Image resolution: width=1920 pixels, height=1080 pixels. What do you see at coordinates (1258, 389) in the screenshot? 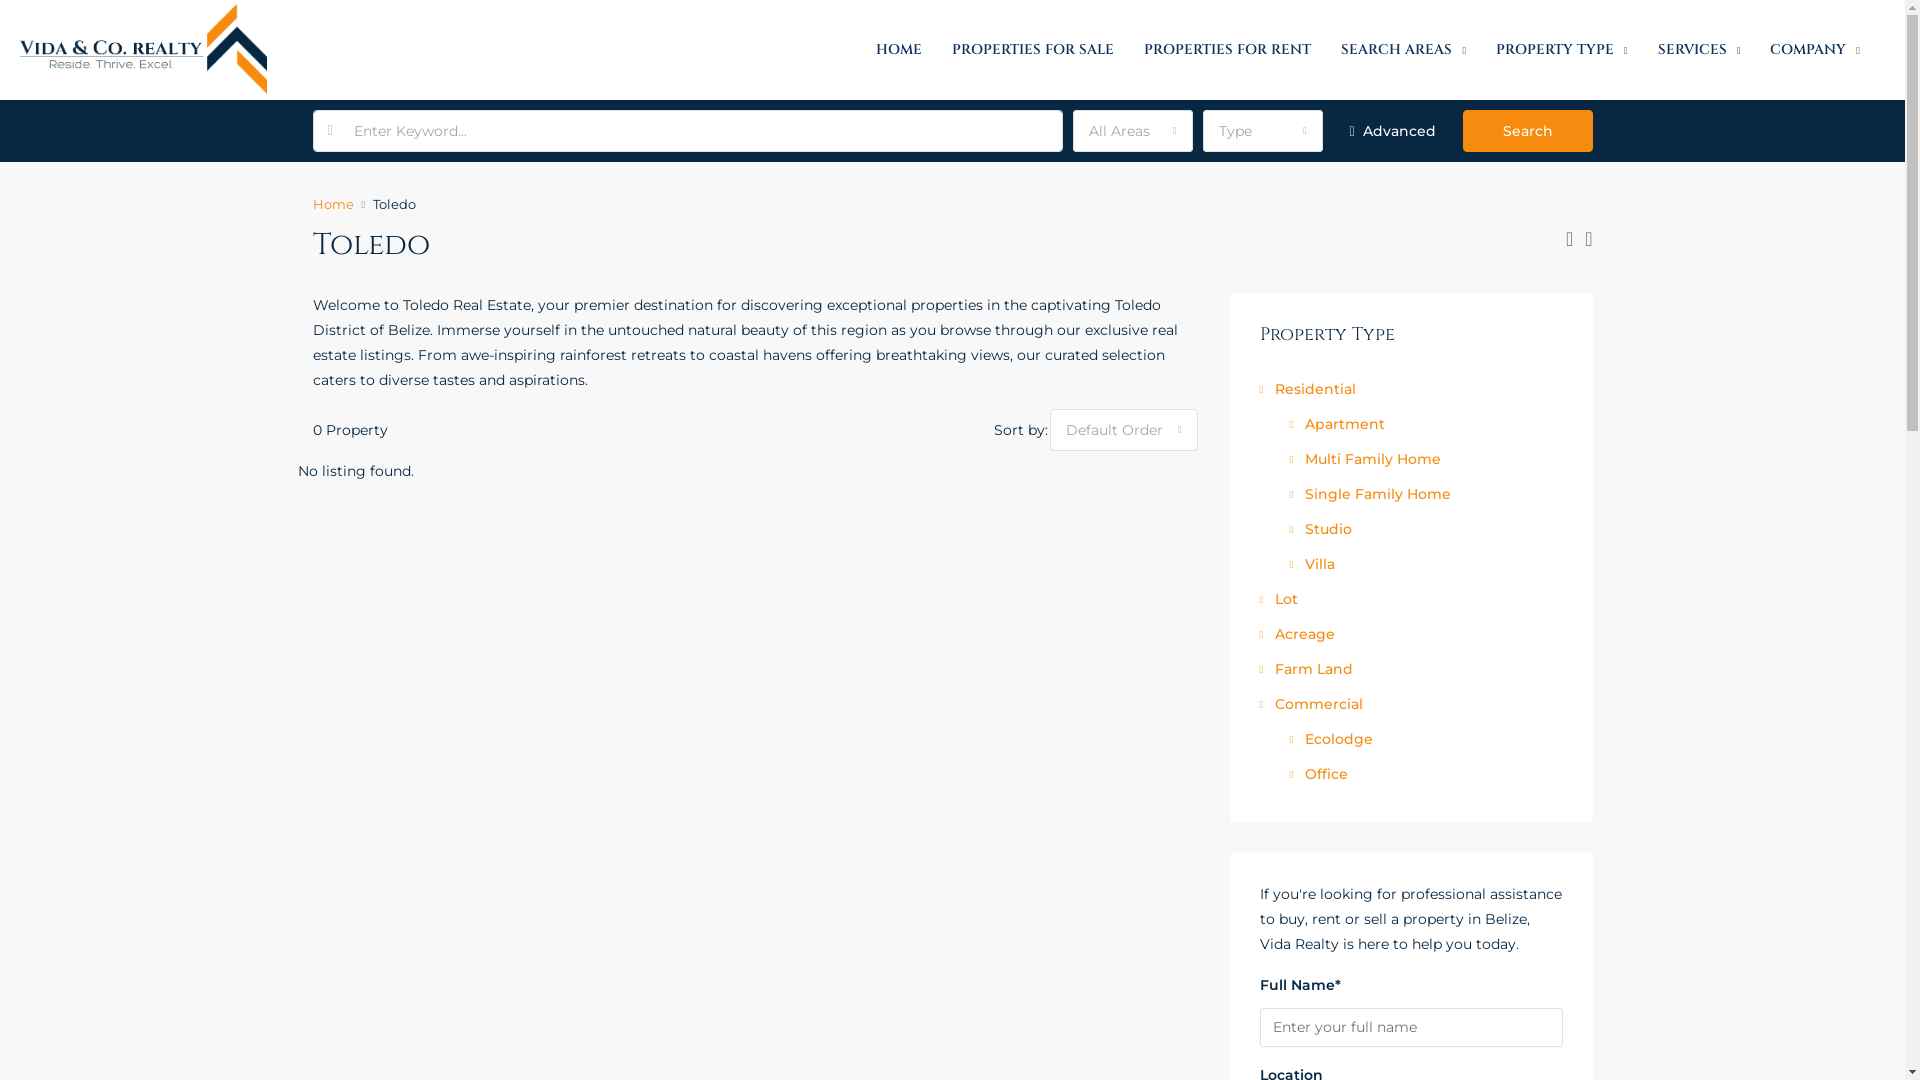
I see `'Residential'` at bounding box center [1258, 389].